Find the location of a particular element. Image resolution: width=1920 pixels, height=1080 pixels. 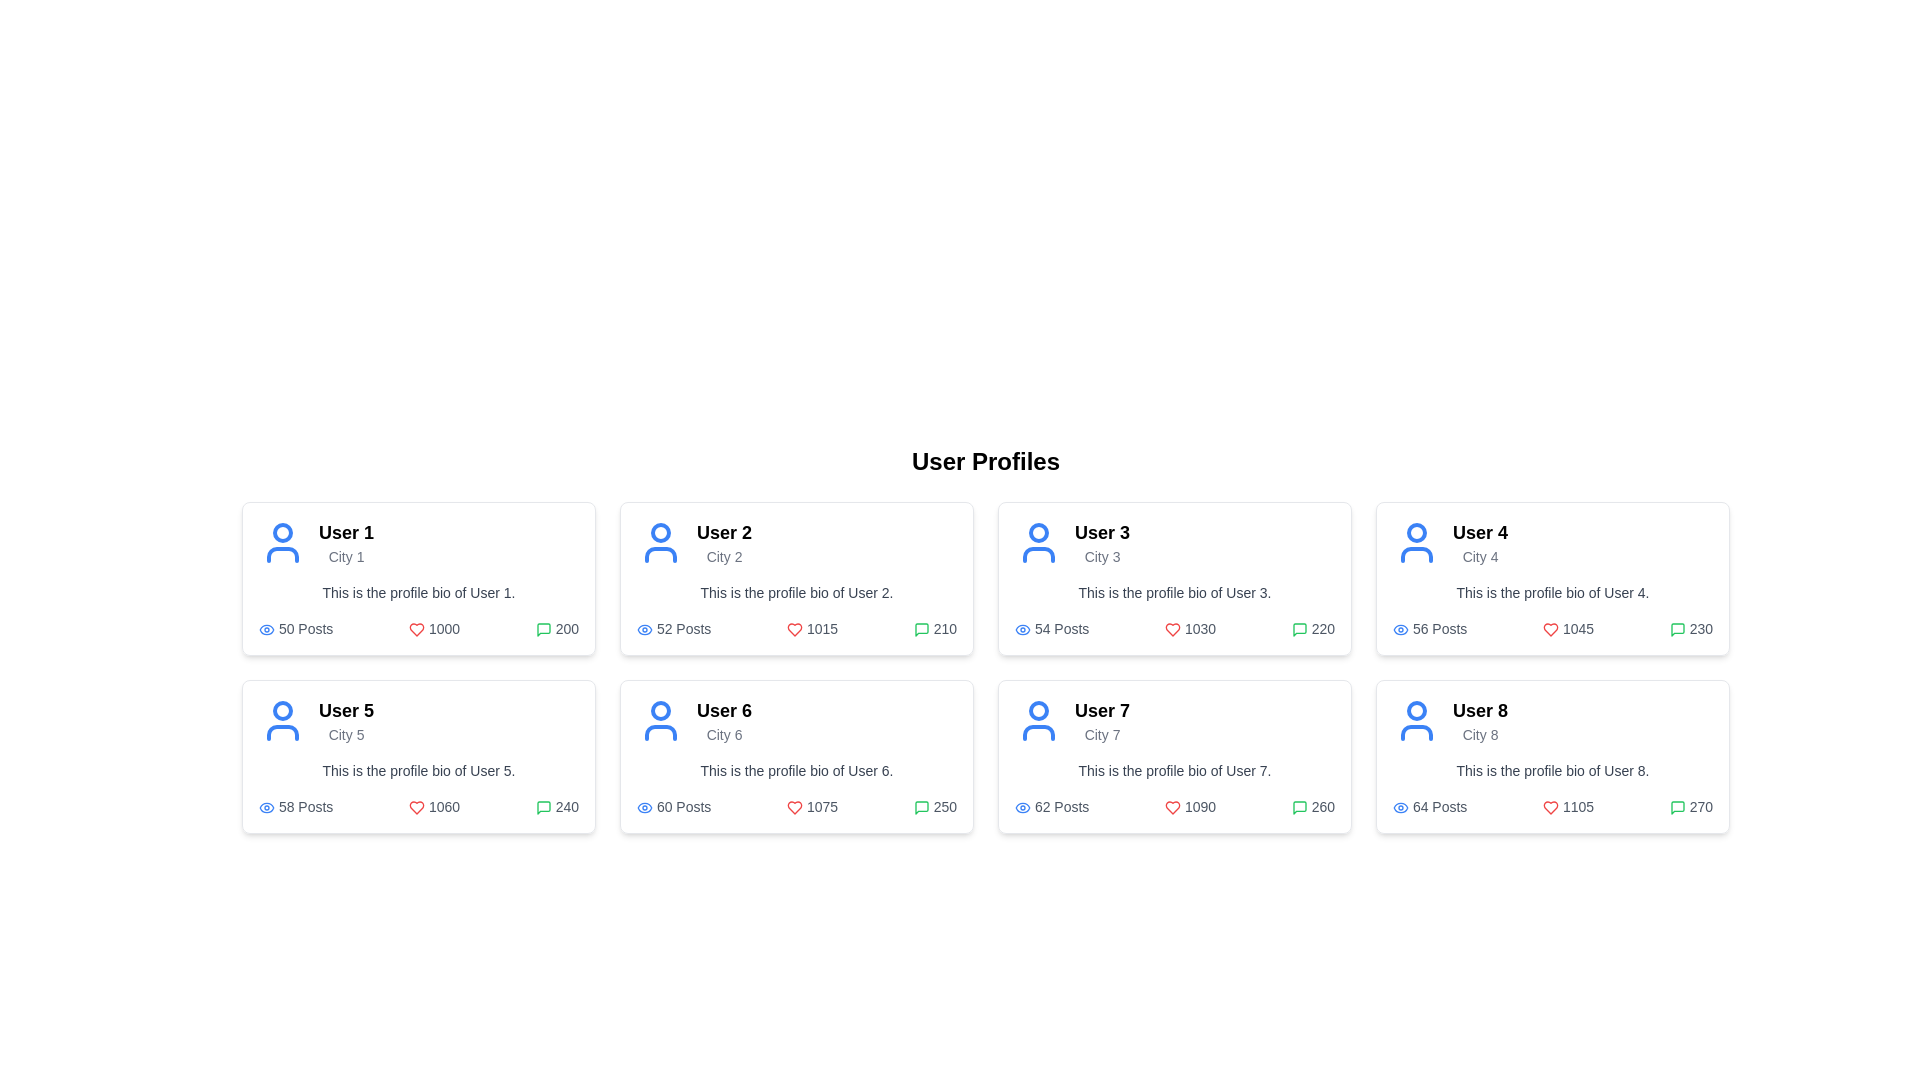

the small eye-shaped icon with a blue outline located to the left of the text '52 Posts' in the second profile card of User 2 is located at coordinates (644, 628).